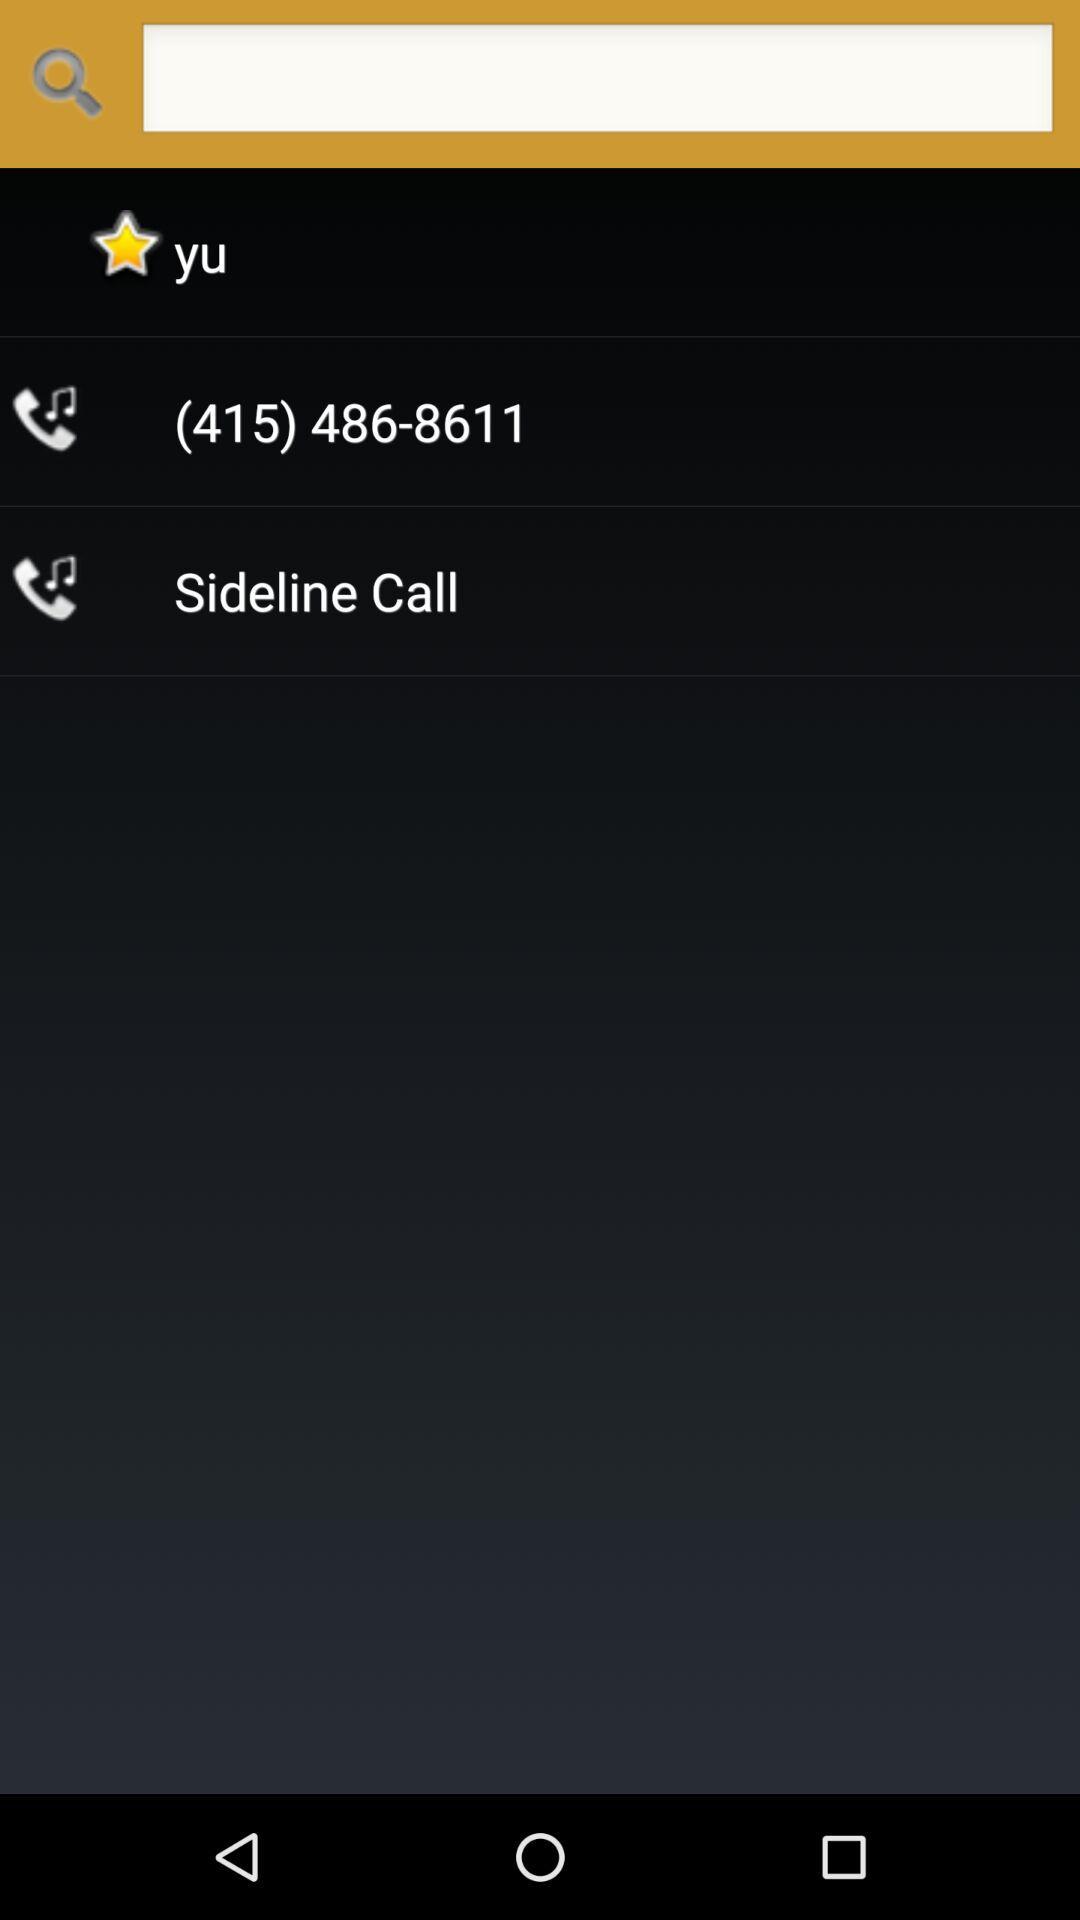  I want to click on item above the (415) 486-8611, so click(200, 251).